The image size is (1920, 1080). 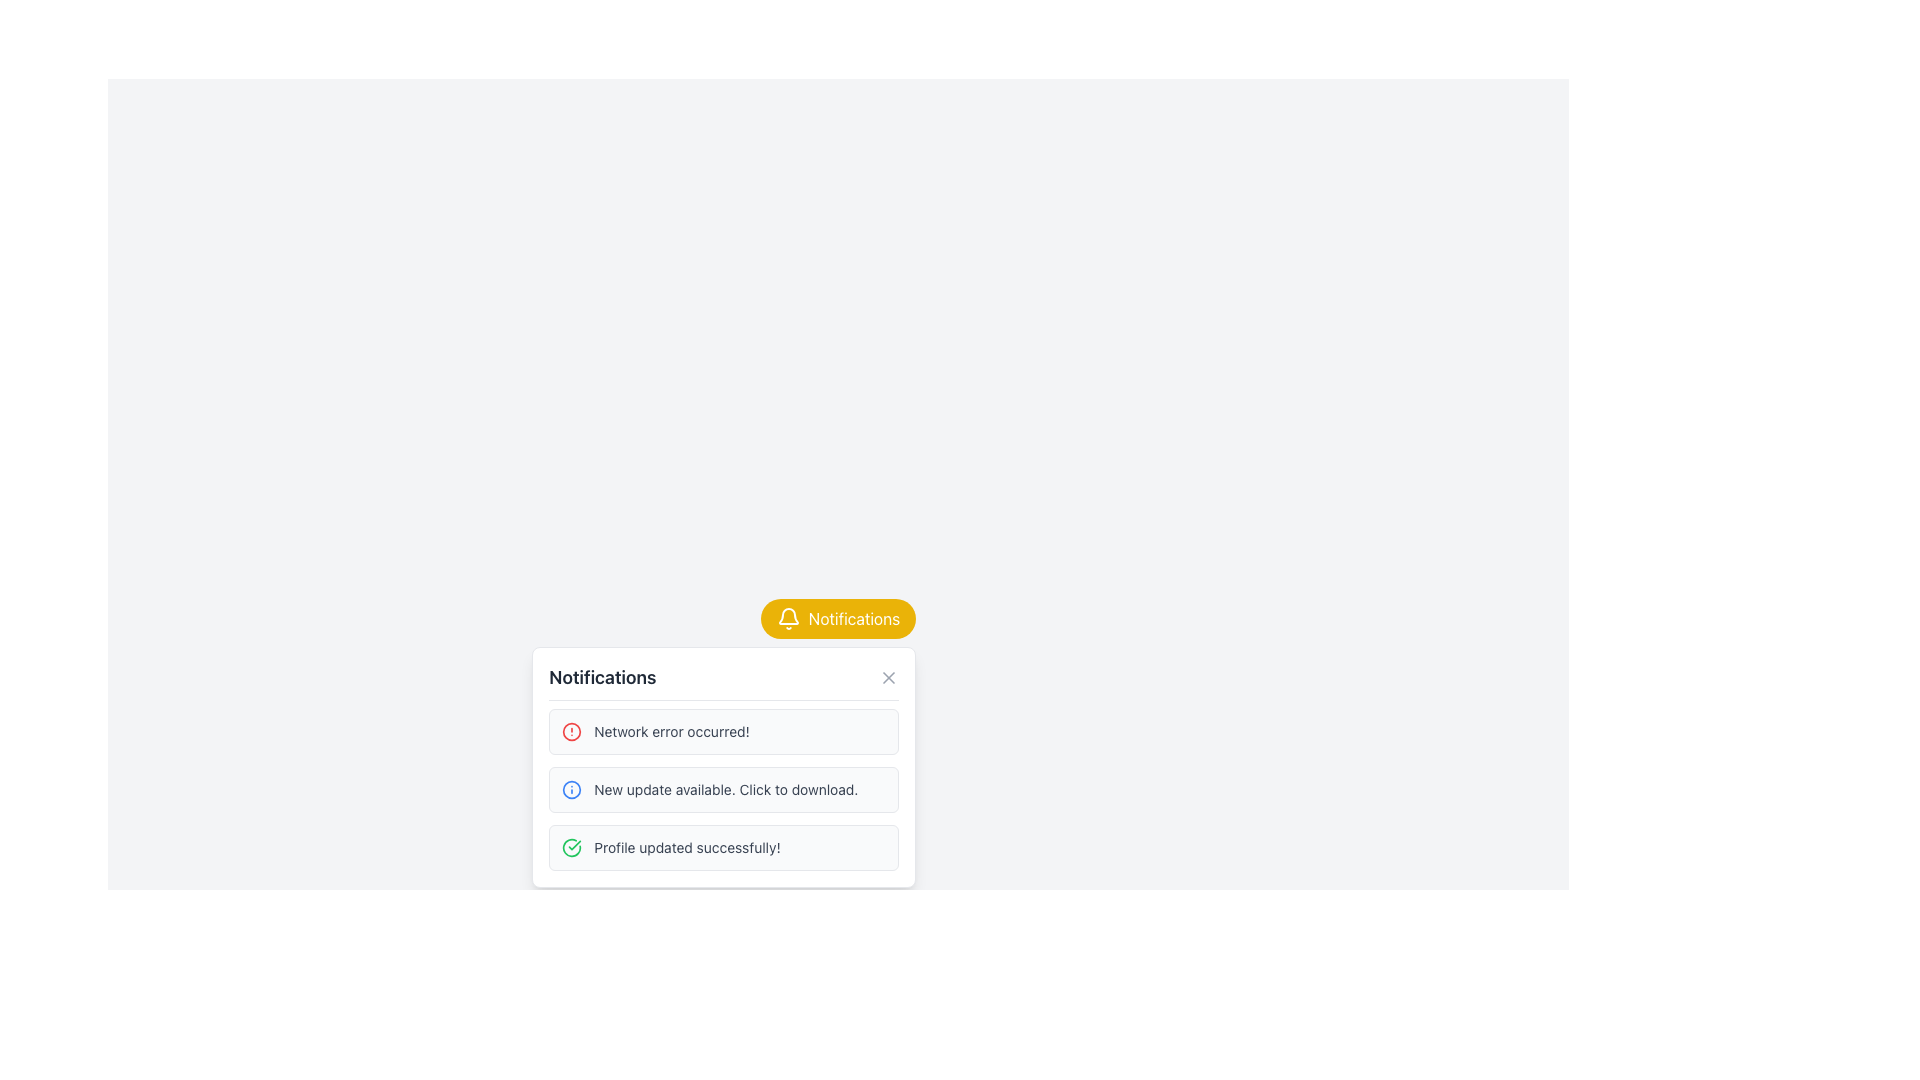 I want to click on text notification that says 'Profile updated successfully!' which appears in a small gray font below the other notifications in the notification list, so click(x=687, y=848).